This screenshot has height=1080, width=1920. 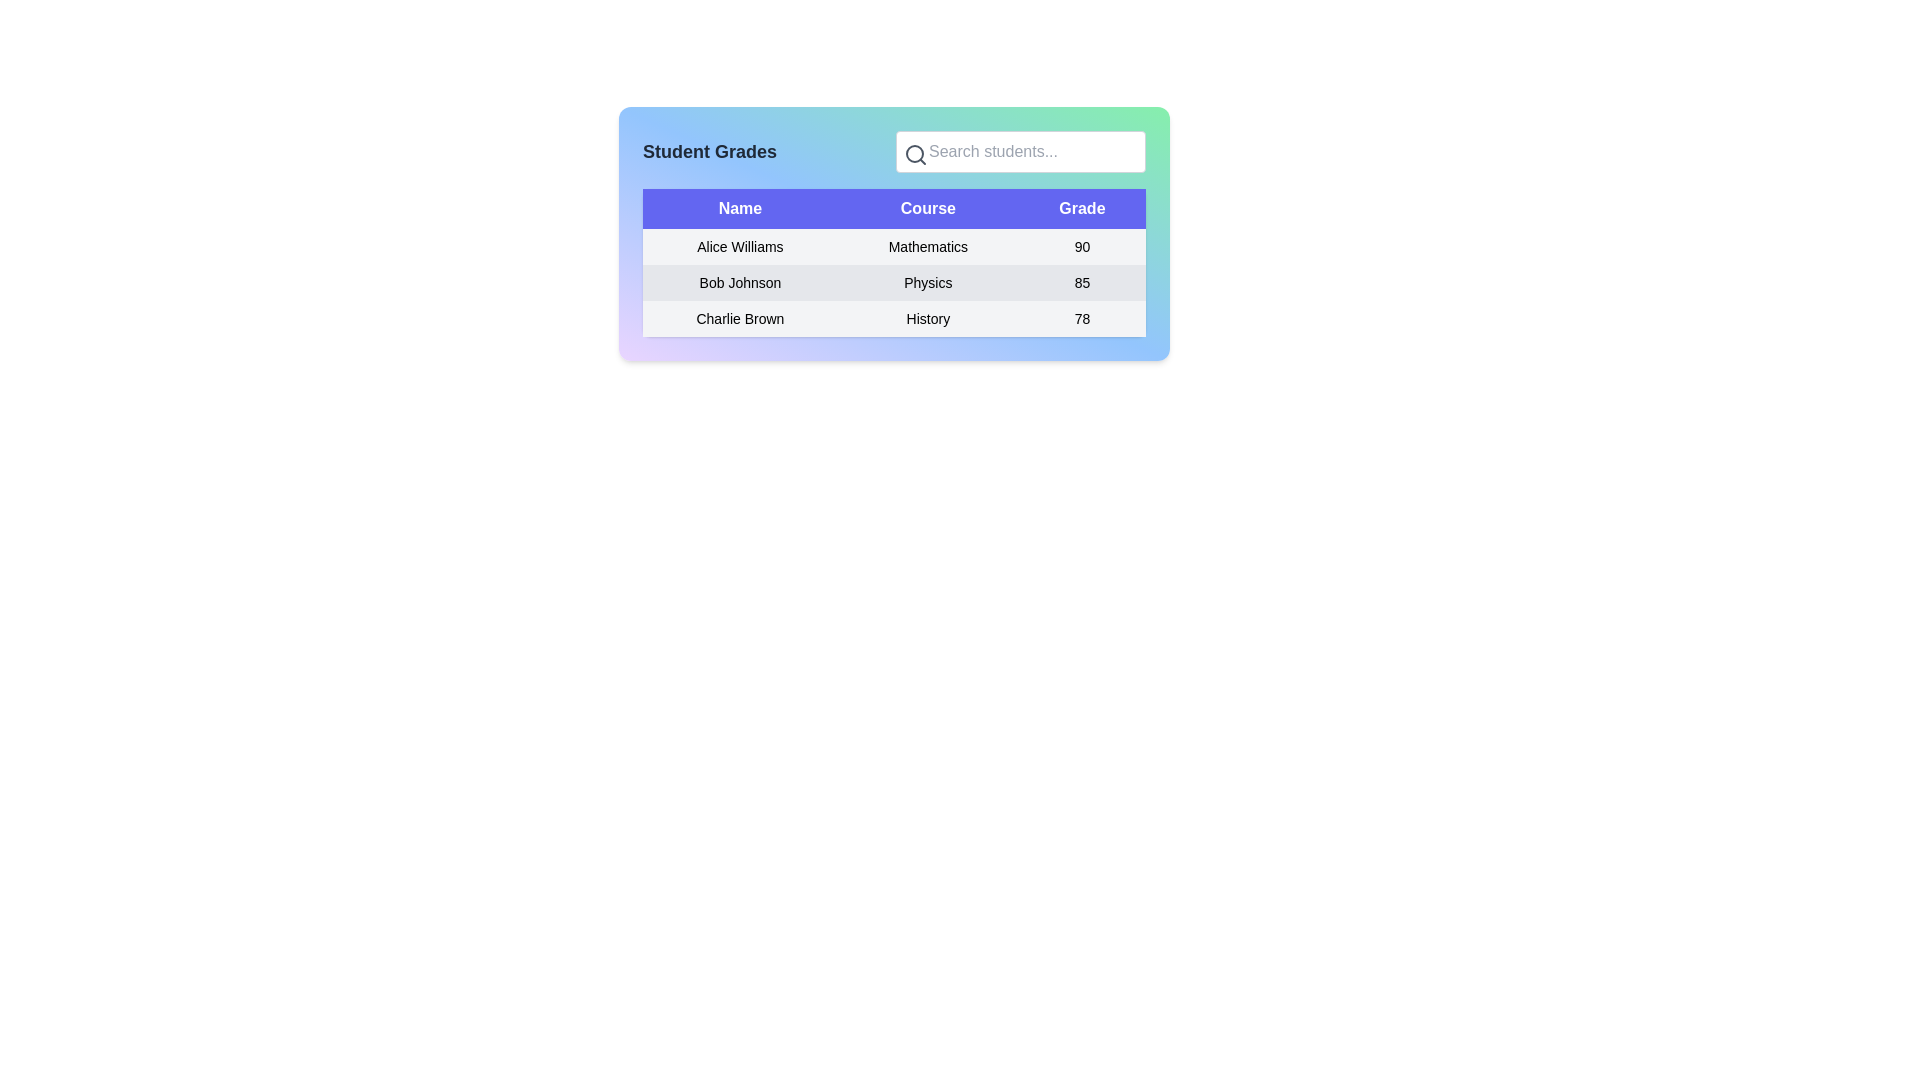 I want to click on the 'Name' label, which is a rectangular header with white text on a purple background, located at the upper-left corner of the table, so click(x=739, y=208).